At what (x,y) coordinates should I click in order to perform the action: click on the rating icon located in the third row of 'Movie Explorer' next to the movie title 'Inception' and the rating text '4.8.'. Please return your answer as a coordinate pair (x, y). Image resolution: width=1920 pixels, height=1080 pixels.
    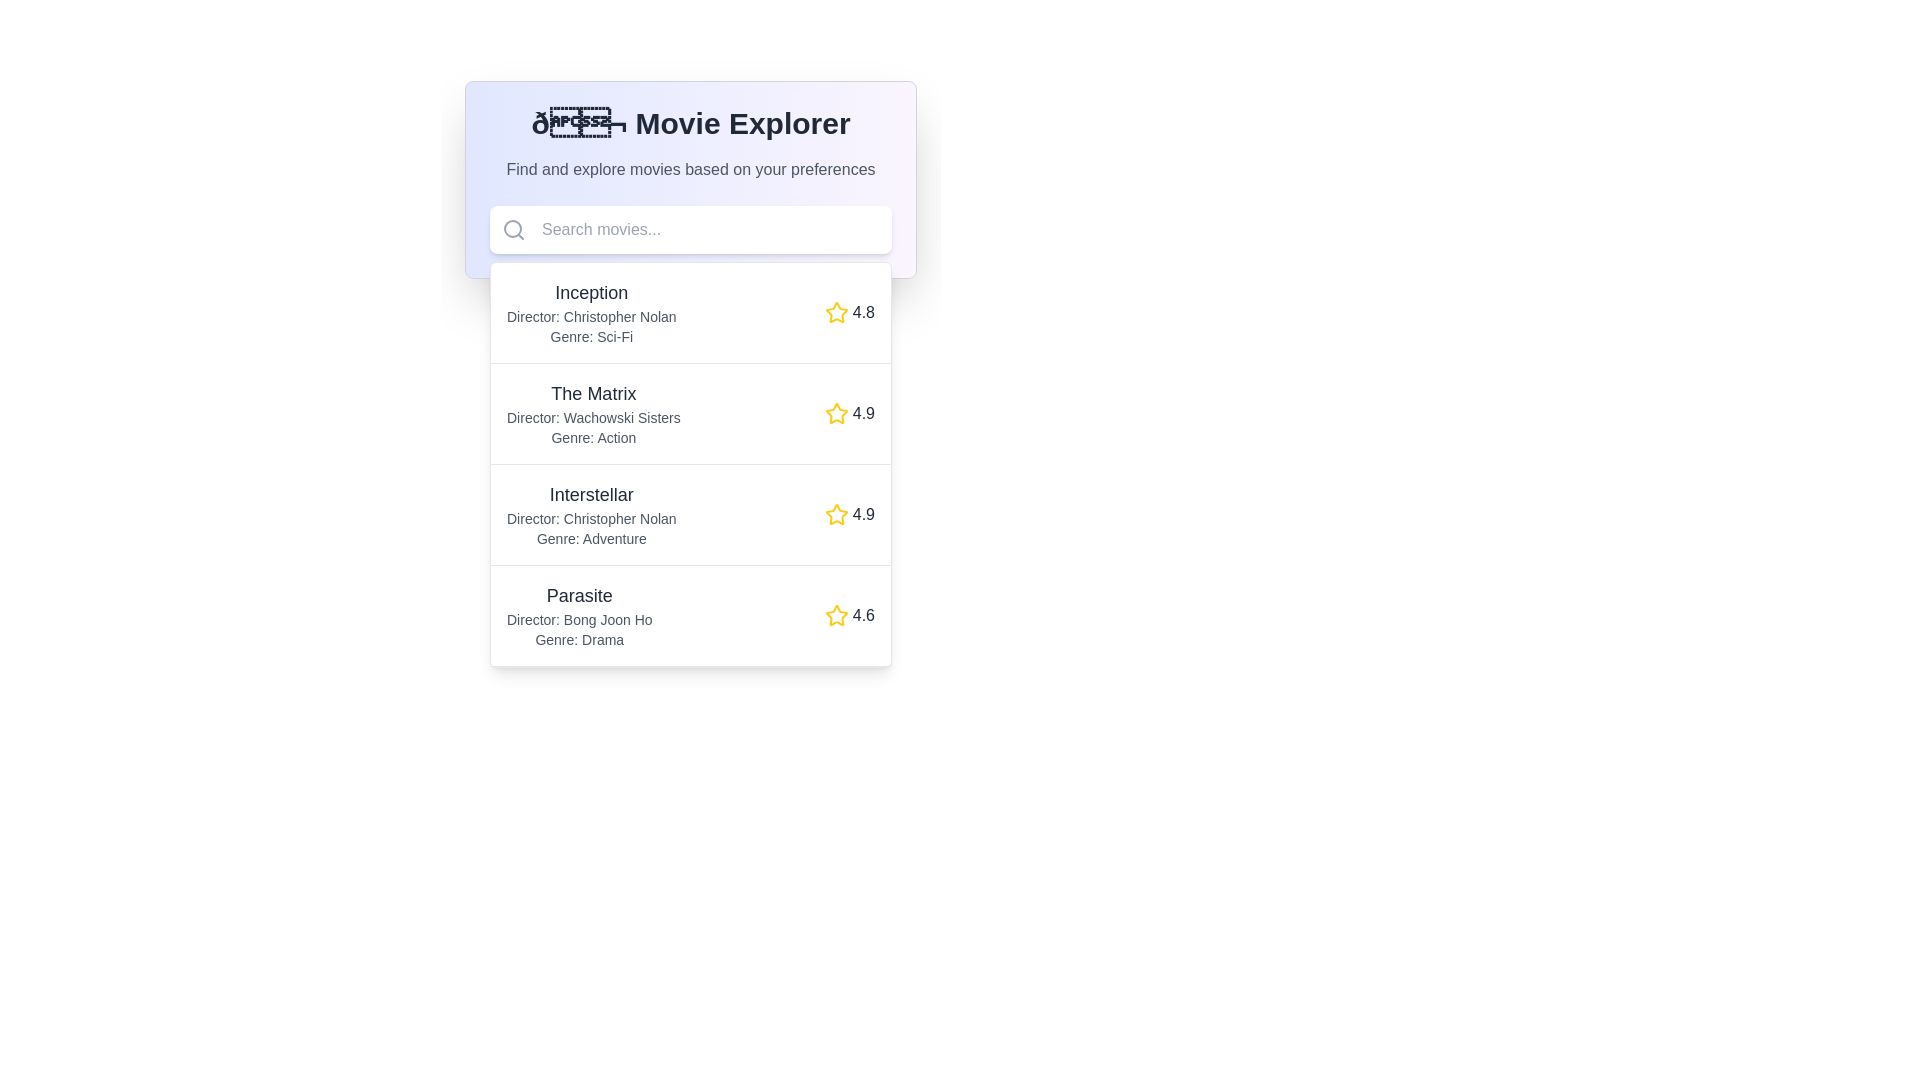
    Looking at the image, I should click on (836, 312).